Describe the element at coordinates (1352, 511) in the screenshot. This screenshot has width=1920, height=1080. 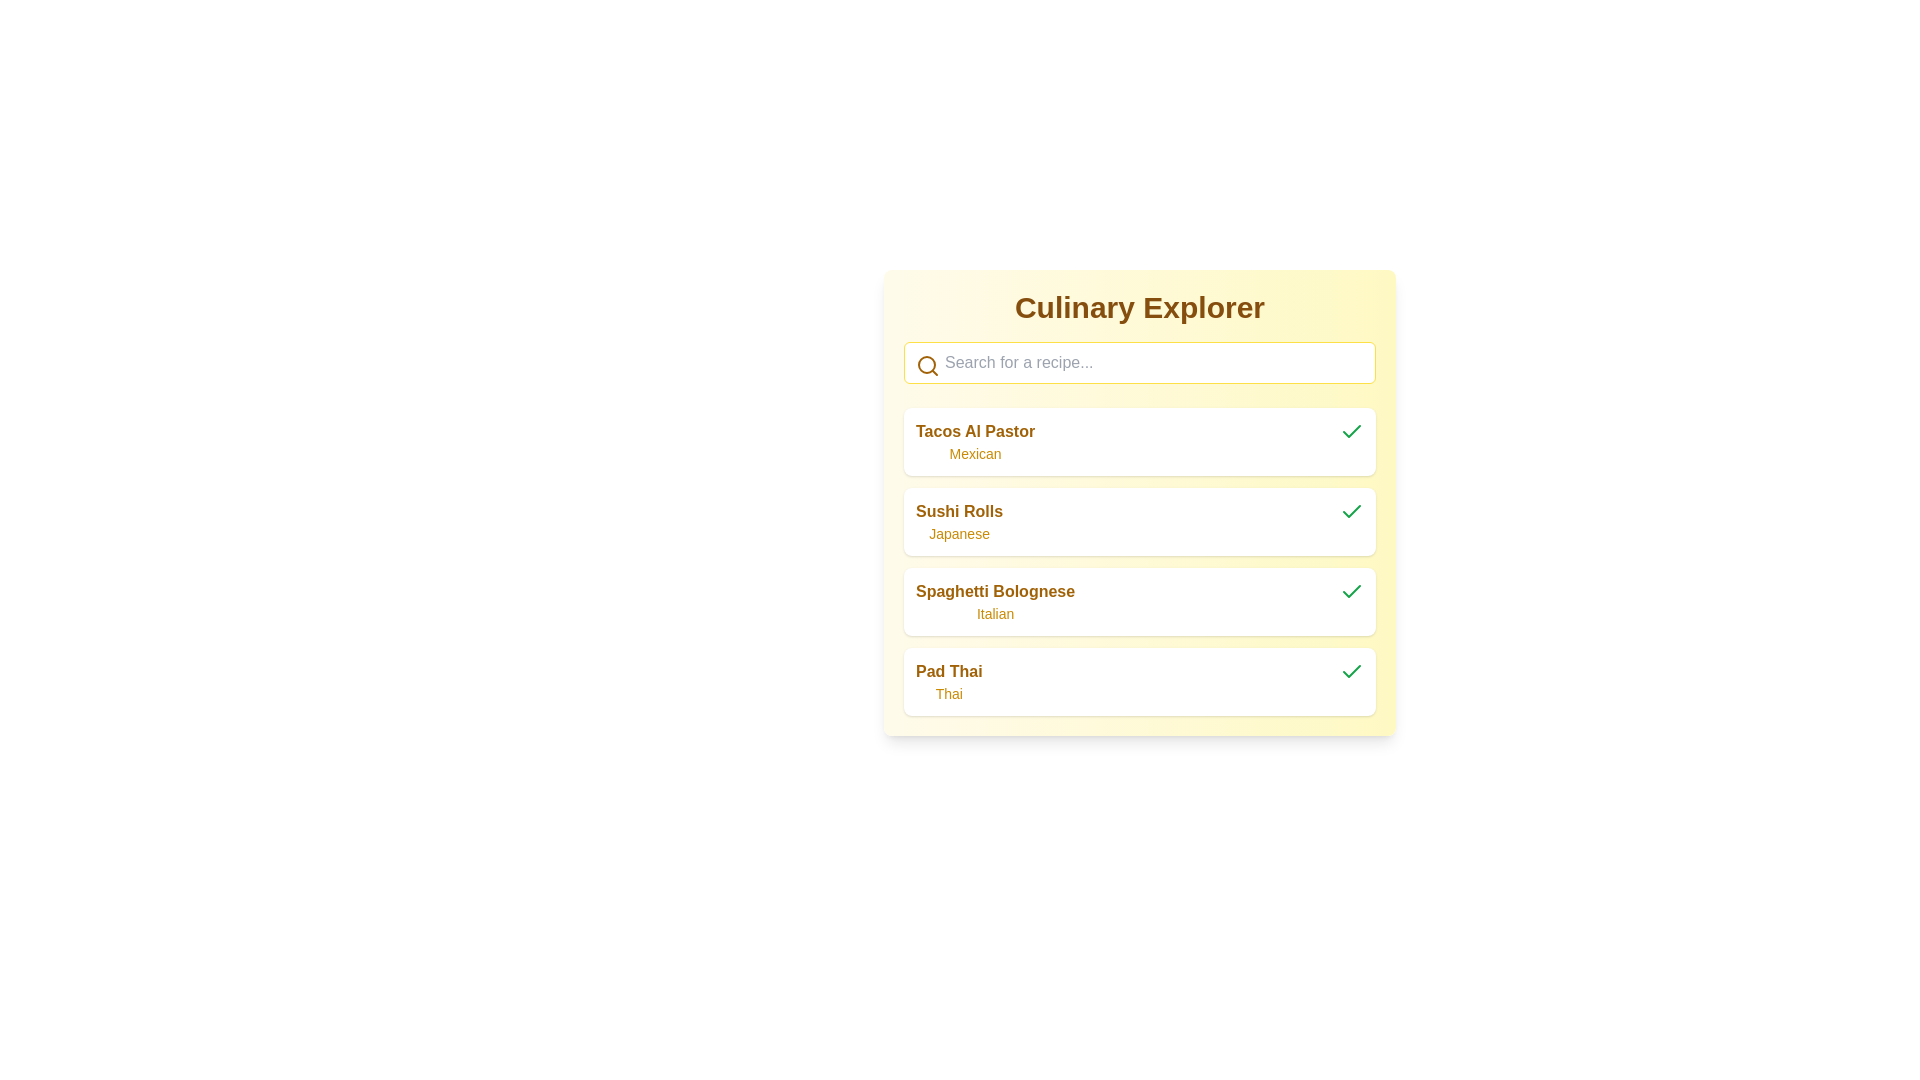
I see `the green checkmark icon located at the far right of the 'Sushi Rolls Japanese' row` at that location.